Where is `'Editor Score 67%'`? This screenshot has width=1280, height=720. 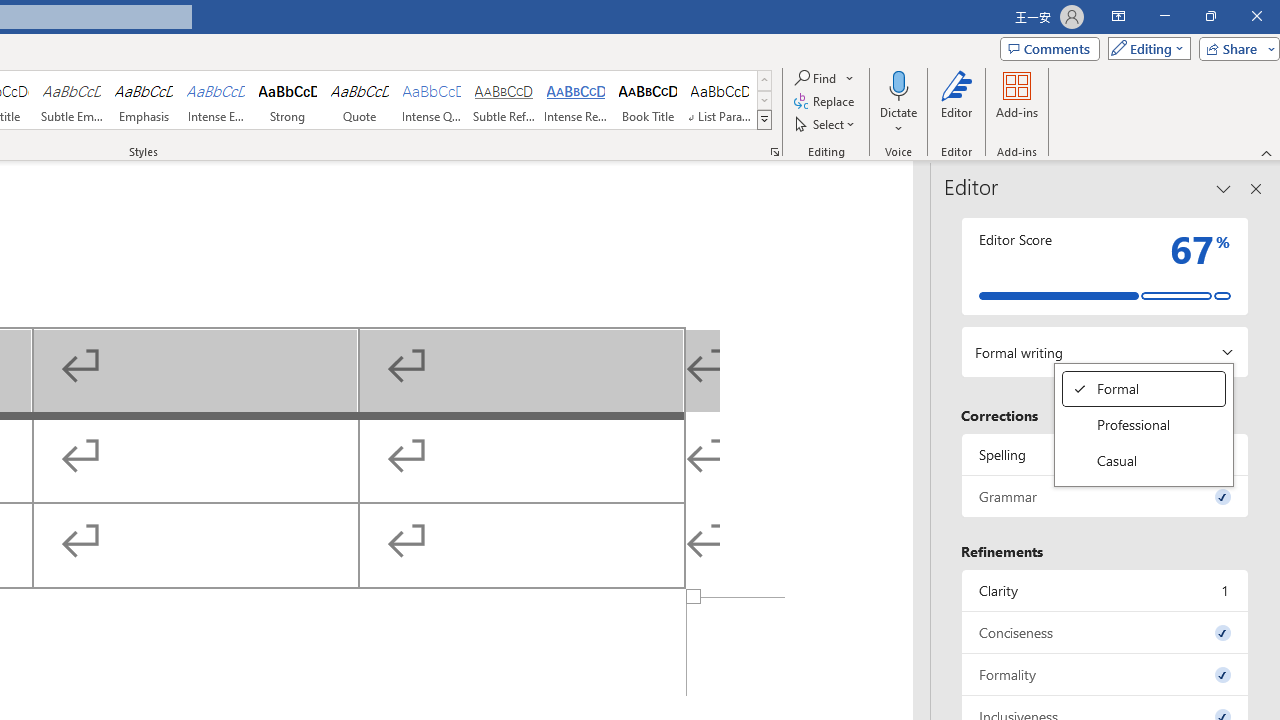 'Editor Score 67%' is located at coordinates (1104, 265).